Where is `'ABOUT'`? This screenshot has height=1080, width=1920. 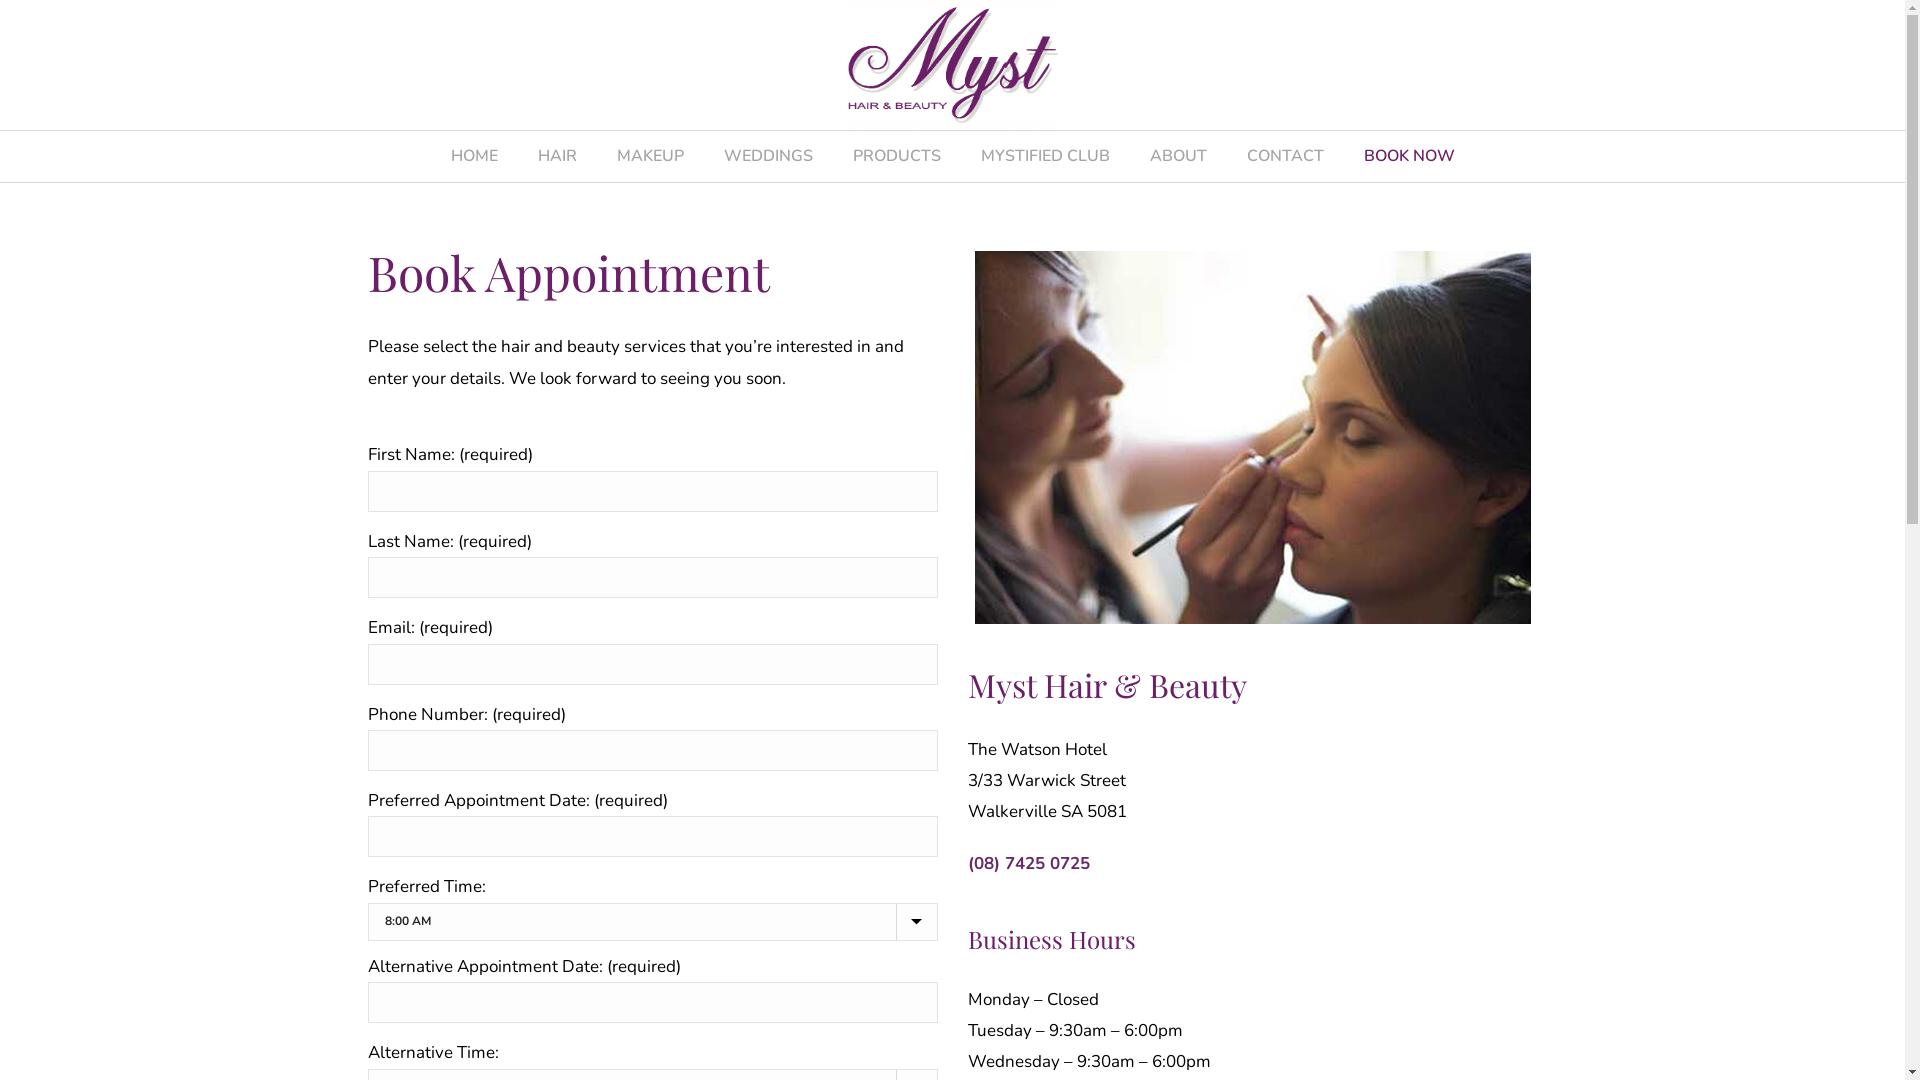 'ABOUT' is located at coordinates (1178, 155).